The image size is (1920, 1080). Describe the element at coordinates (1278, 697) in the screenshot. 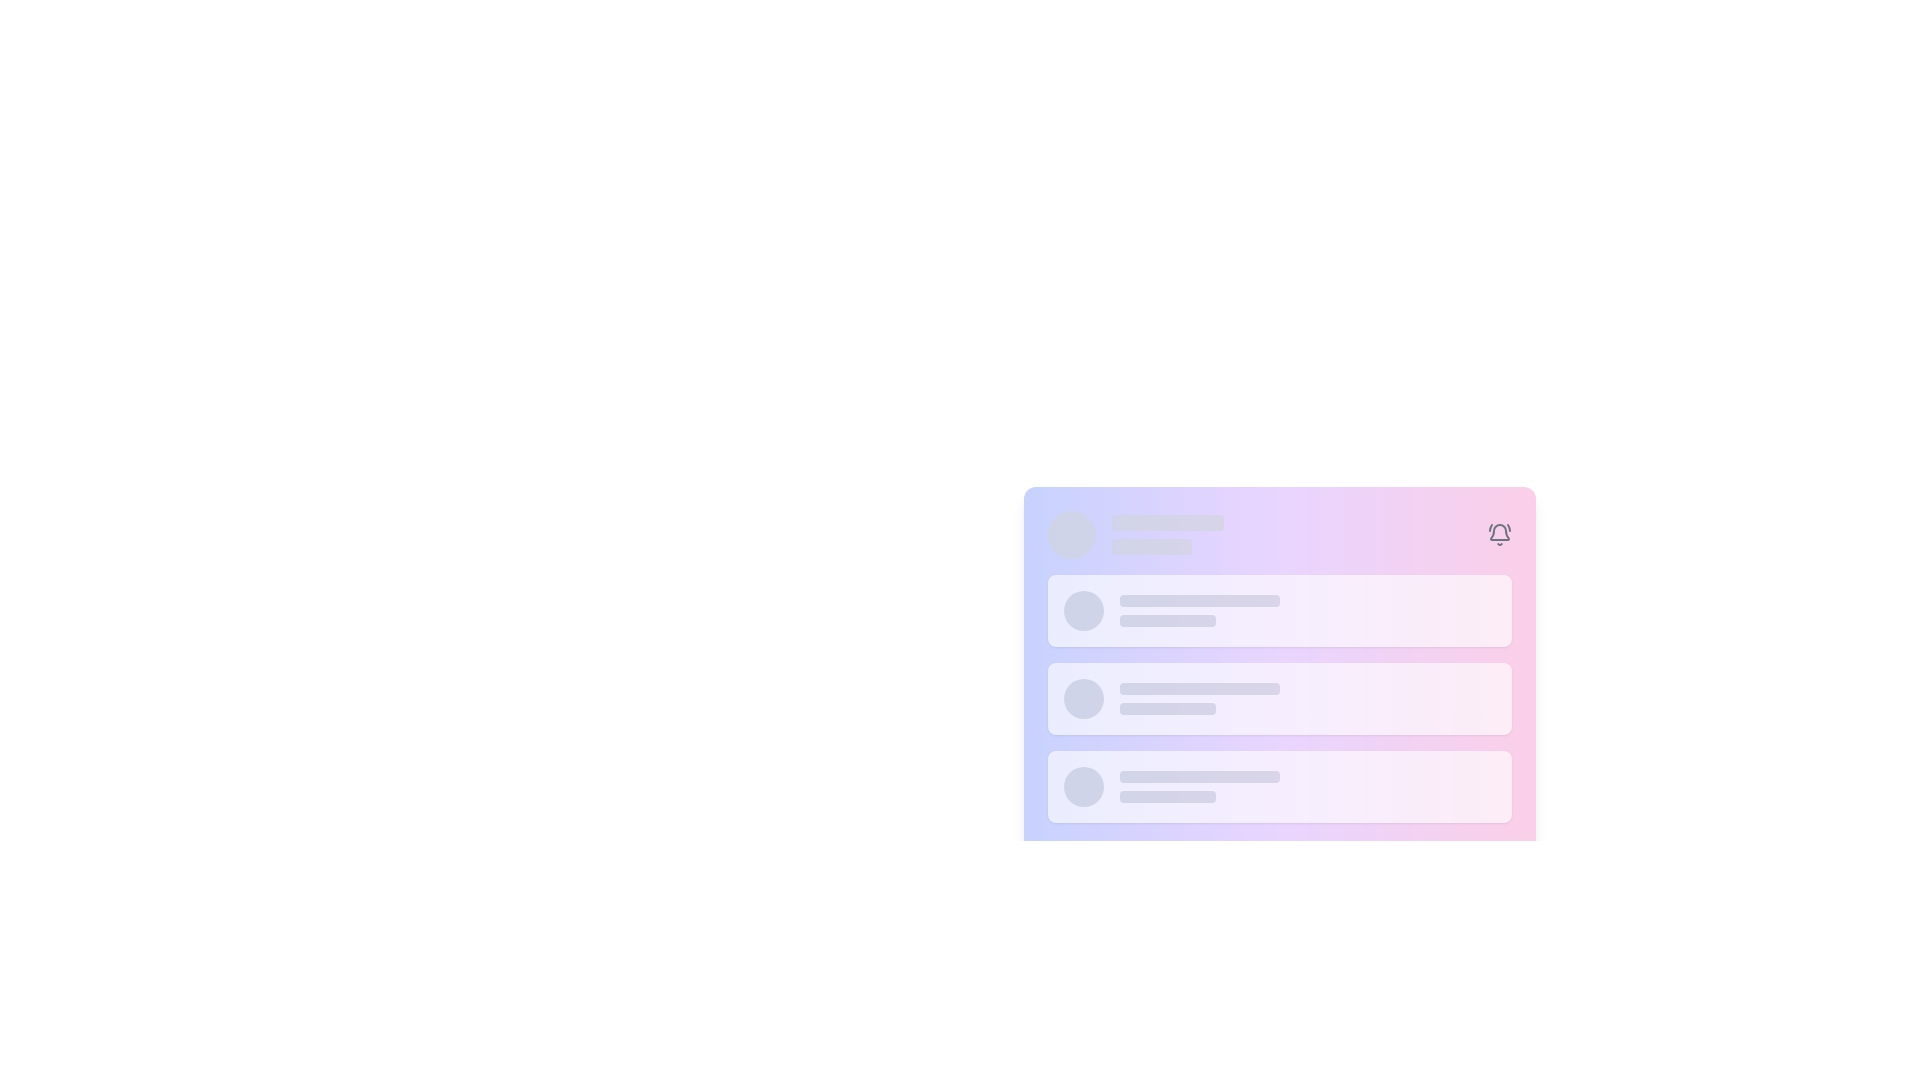

I see `the second Placeholder Card in the vertically stacked list of loading indications` at that location.